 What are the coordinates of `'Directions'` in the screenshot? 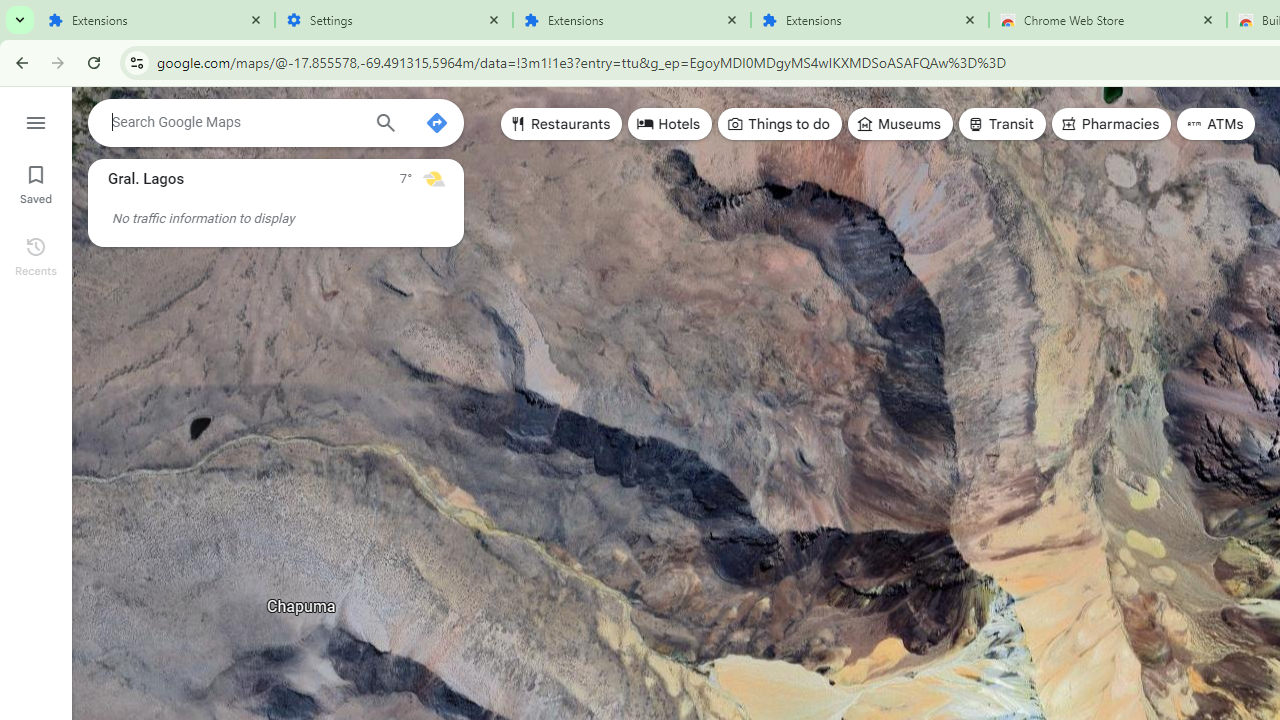 It's located at (435, 123).